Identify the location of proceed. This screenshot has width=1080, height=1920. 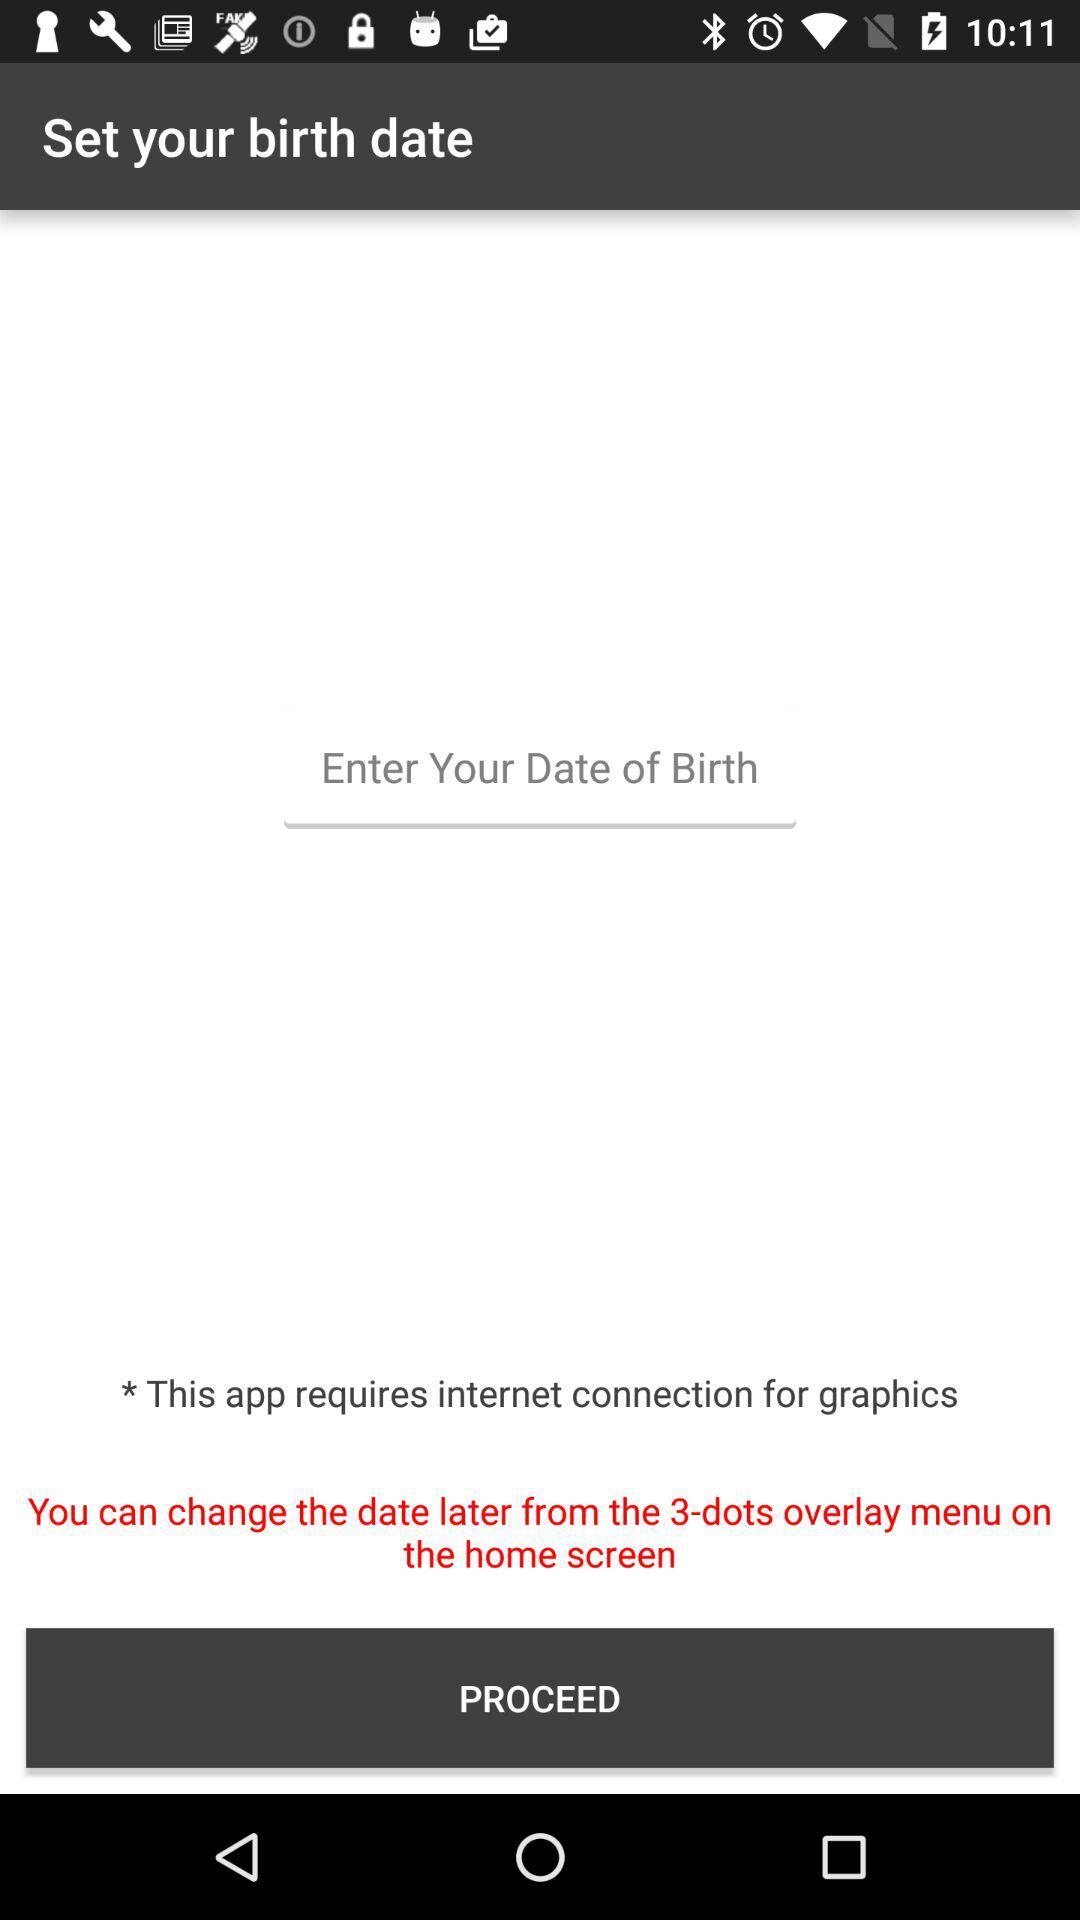
(540, 1697).